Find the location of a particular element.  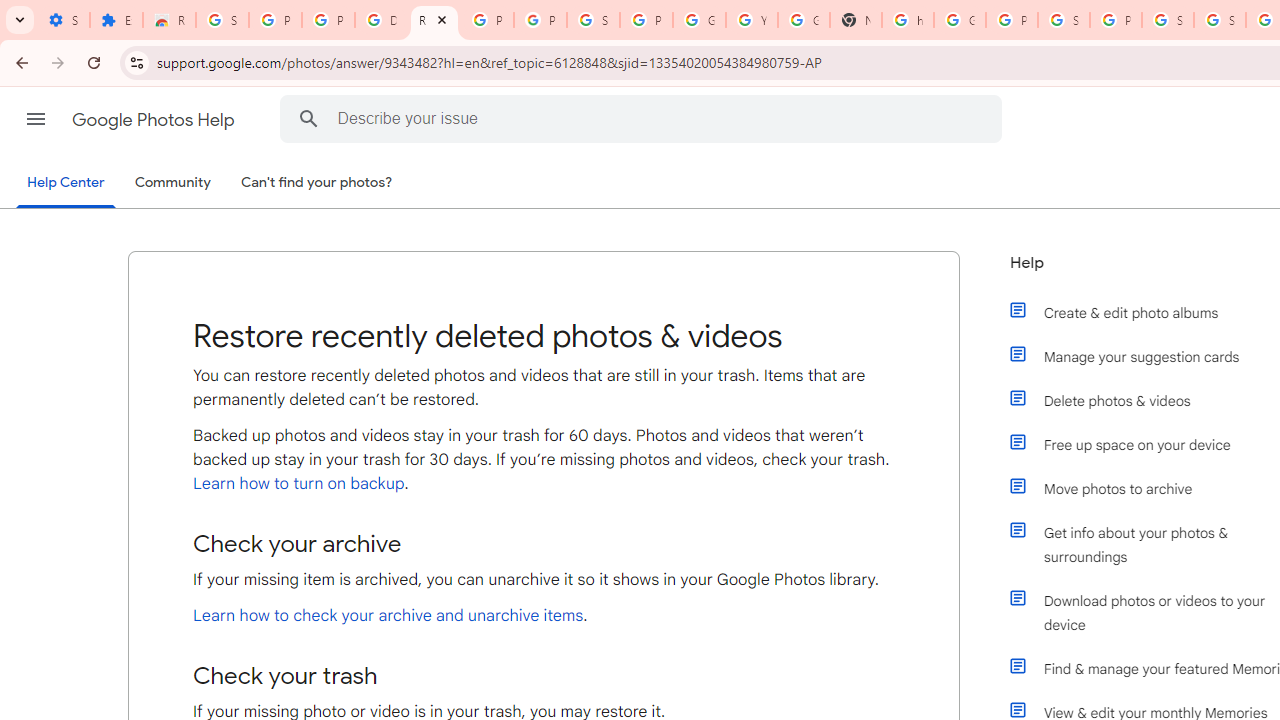

'Sign in - Google Accounts' is located at coordinates (1168, 20).